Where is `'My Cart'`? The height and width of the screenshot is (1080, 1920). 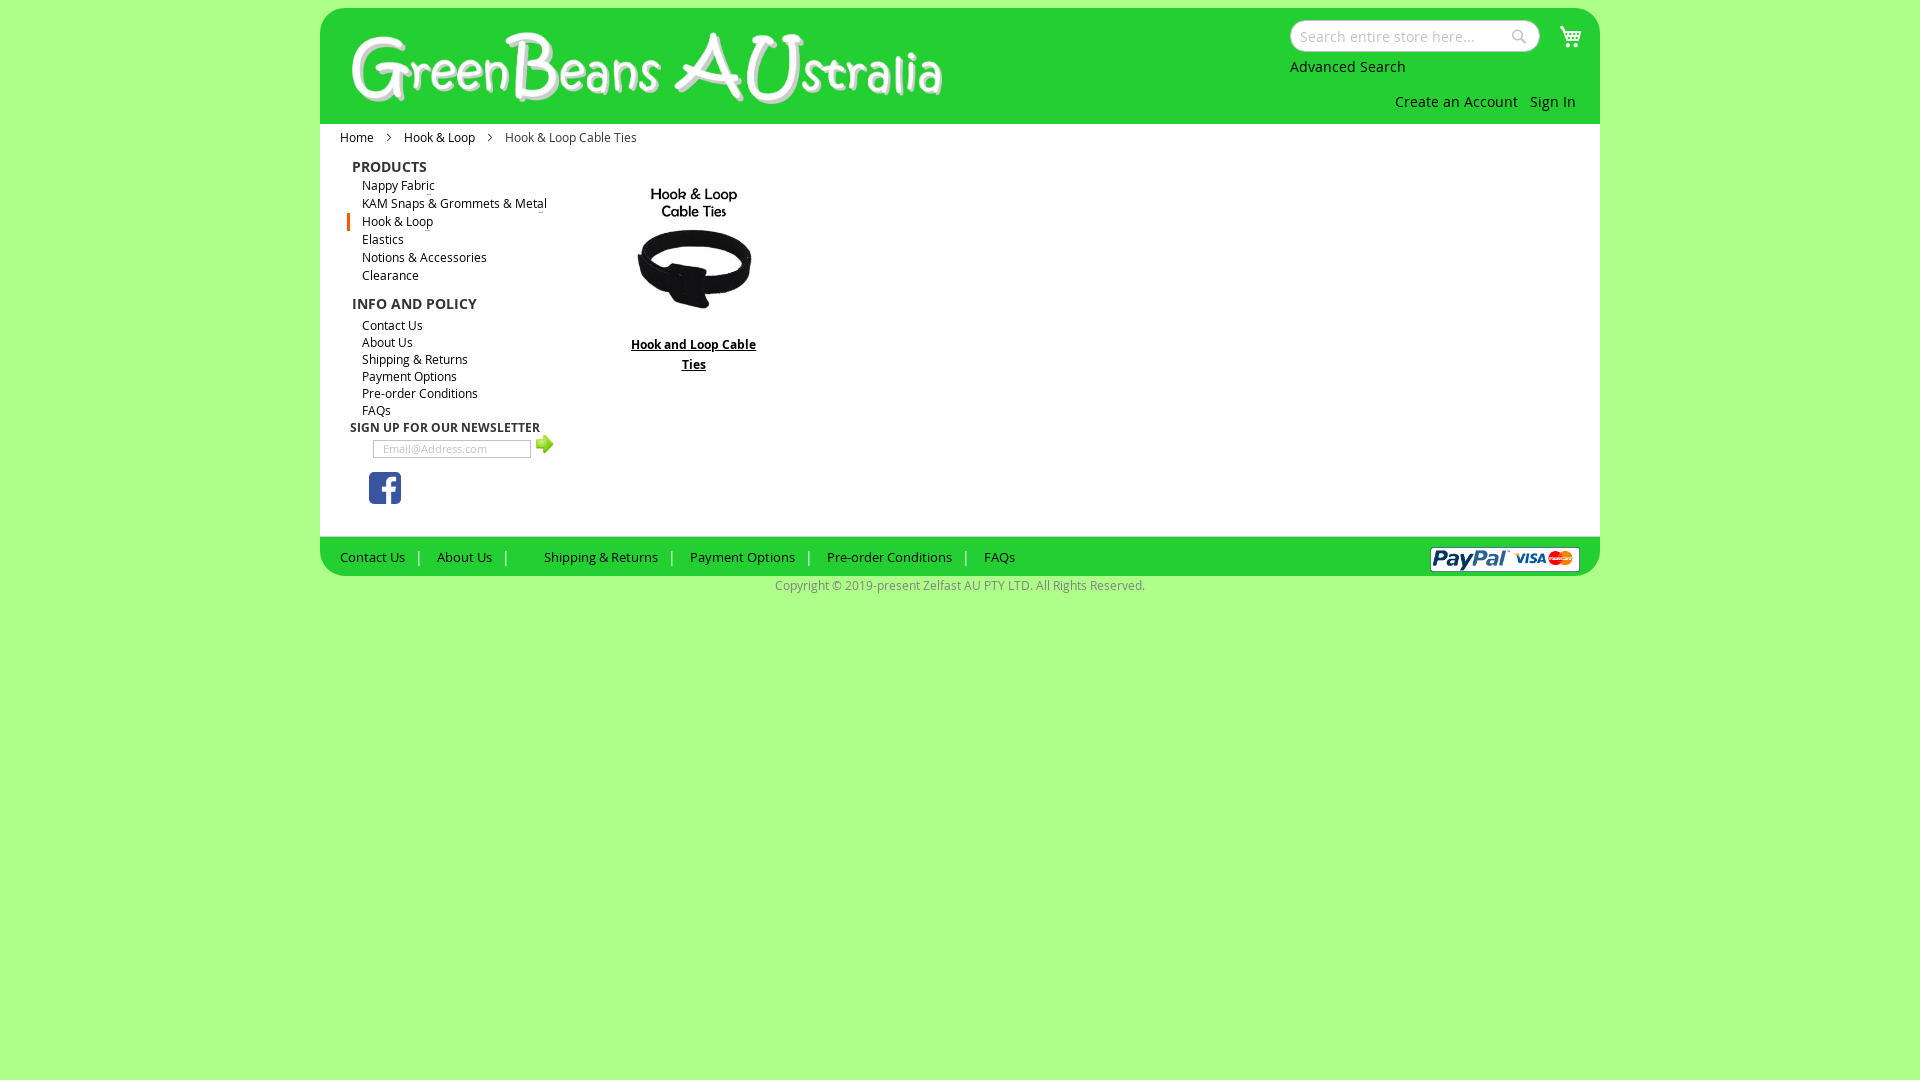
'My Cart' is located at coordinates (1569, 36).